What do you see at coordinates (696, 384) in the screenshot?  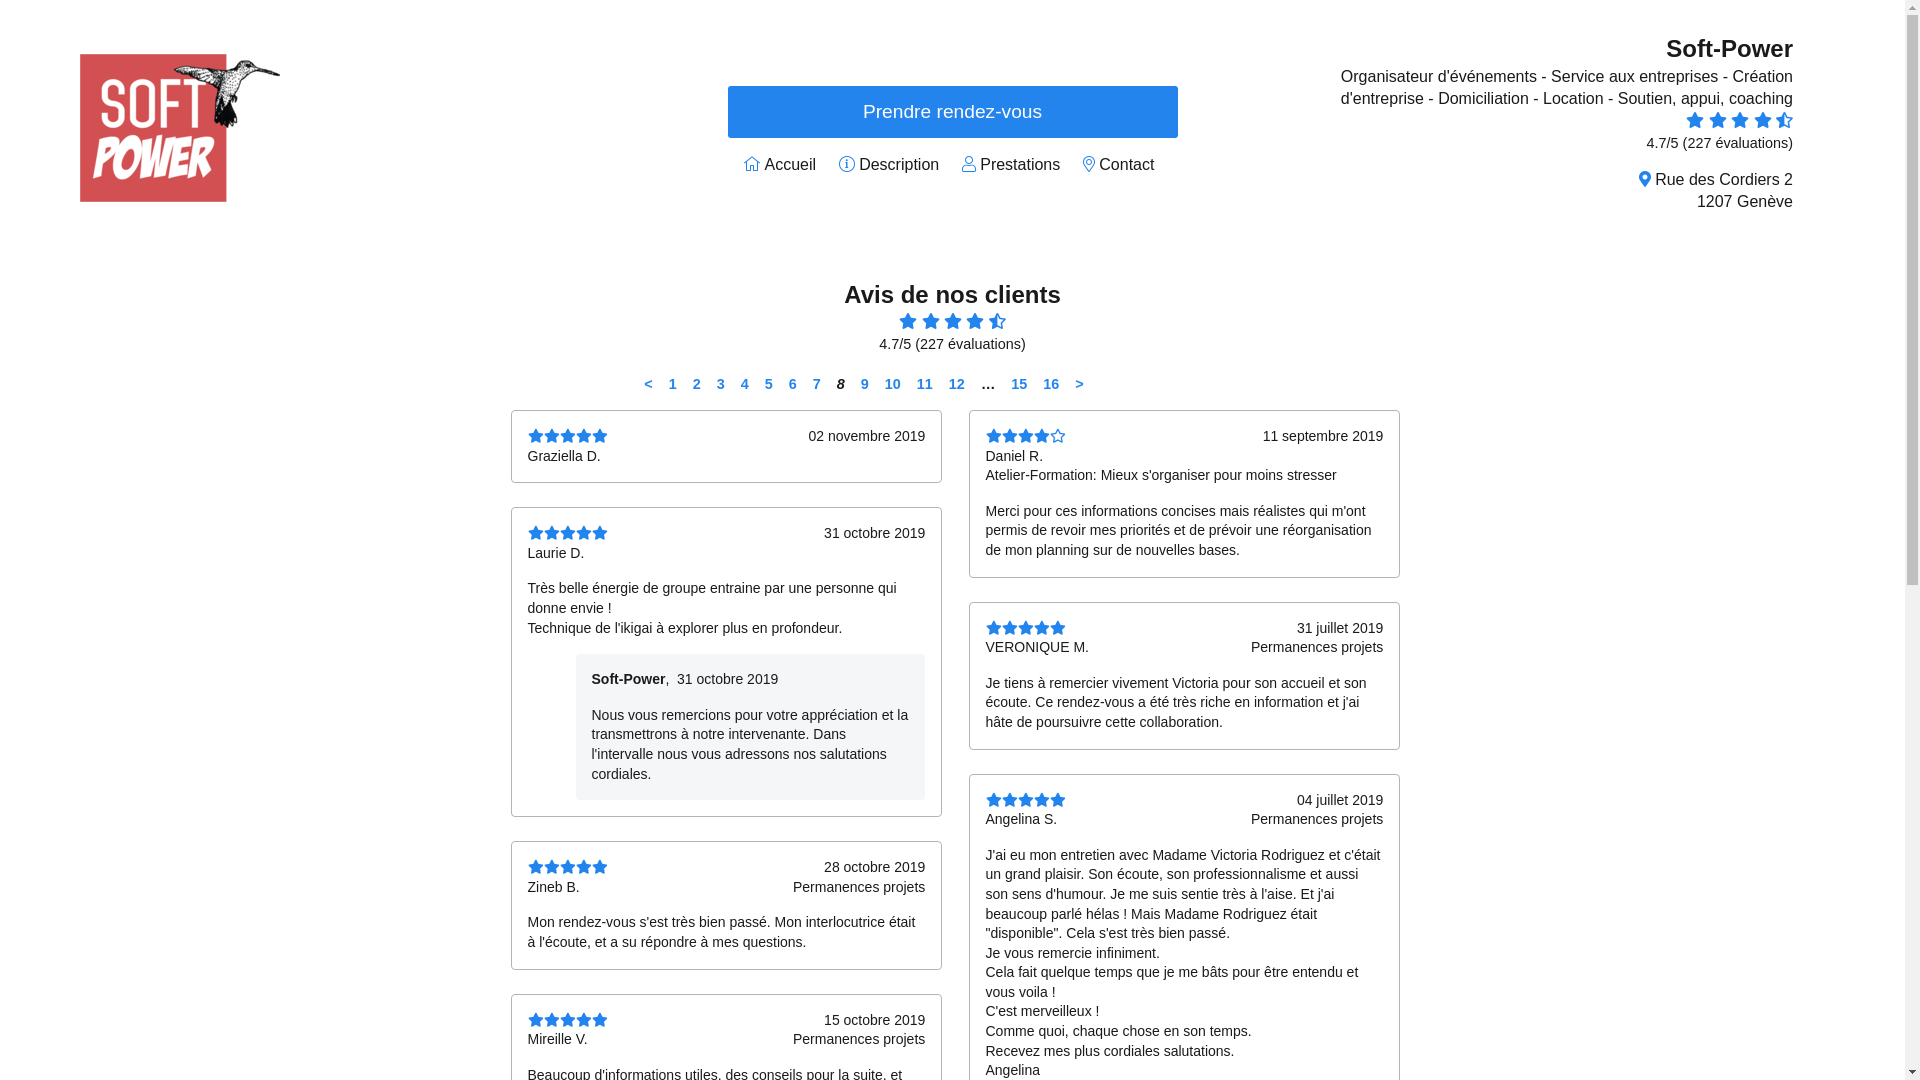 I see `'2'` at bounding box center [696, 384].